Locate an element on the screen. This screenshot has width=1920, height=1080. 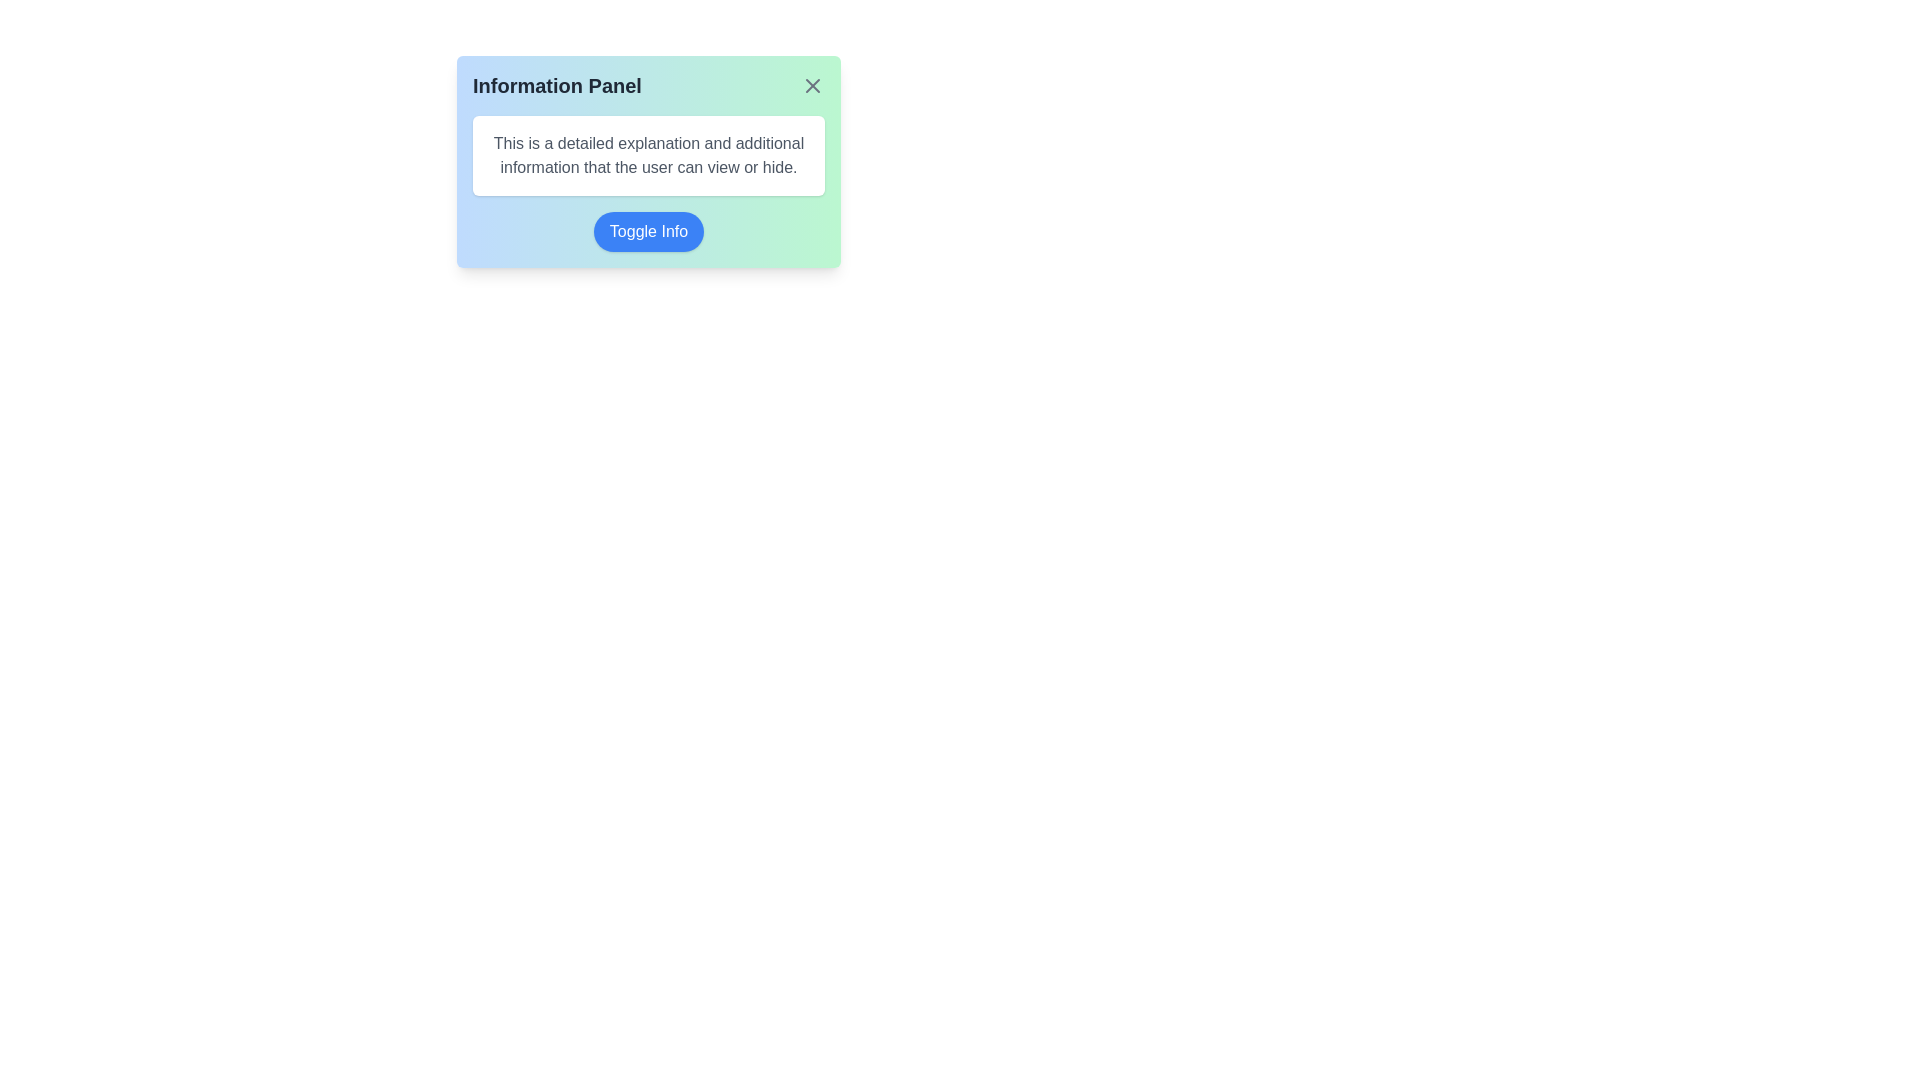
the Close button represented by an 'X' icon located at the top right corner of the Information Panel is located at coordinates (812, 84).